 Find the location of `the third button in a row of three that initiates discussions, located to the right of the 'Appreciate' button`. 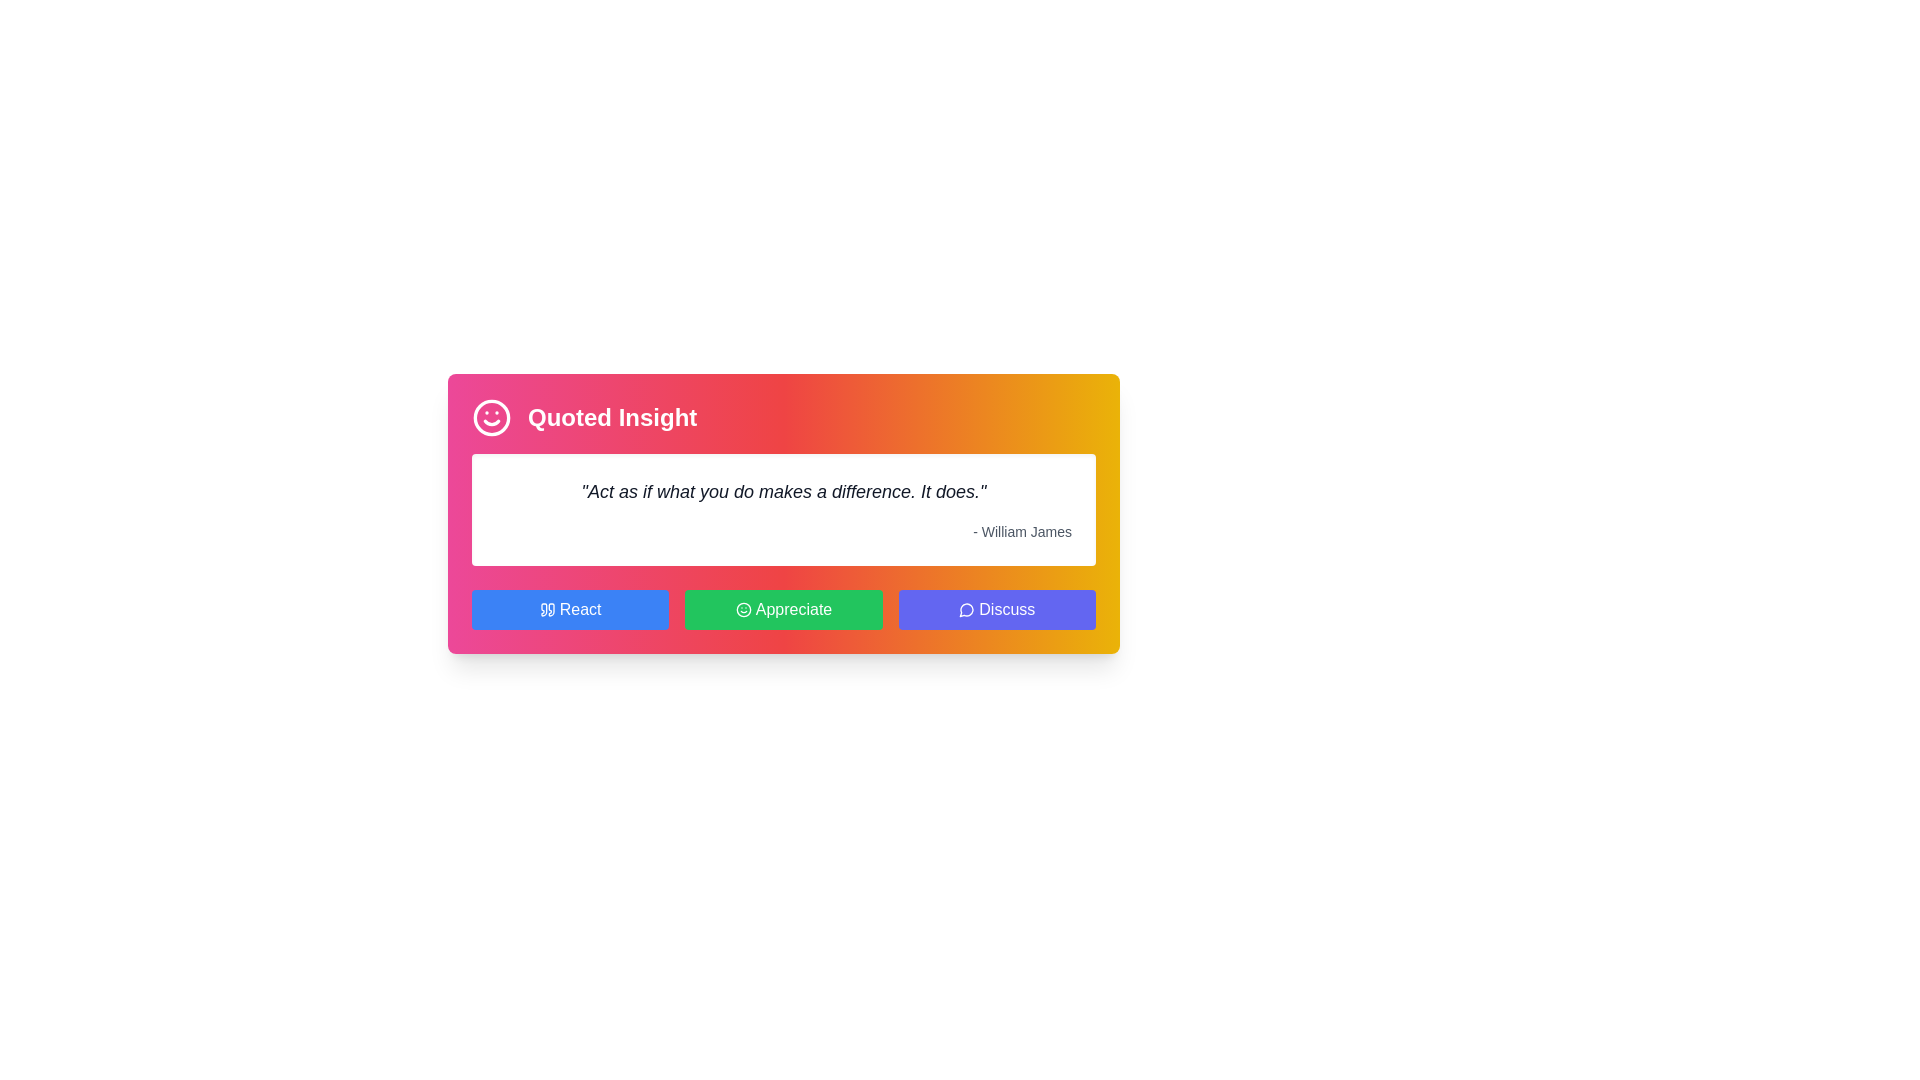

the third button in a row of three that initiates discussions, located to the right of the 'Appreciate' button is located at coordinates (997, 608).